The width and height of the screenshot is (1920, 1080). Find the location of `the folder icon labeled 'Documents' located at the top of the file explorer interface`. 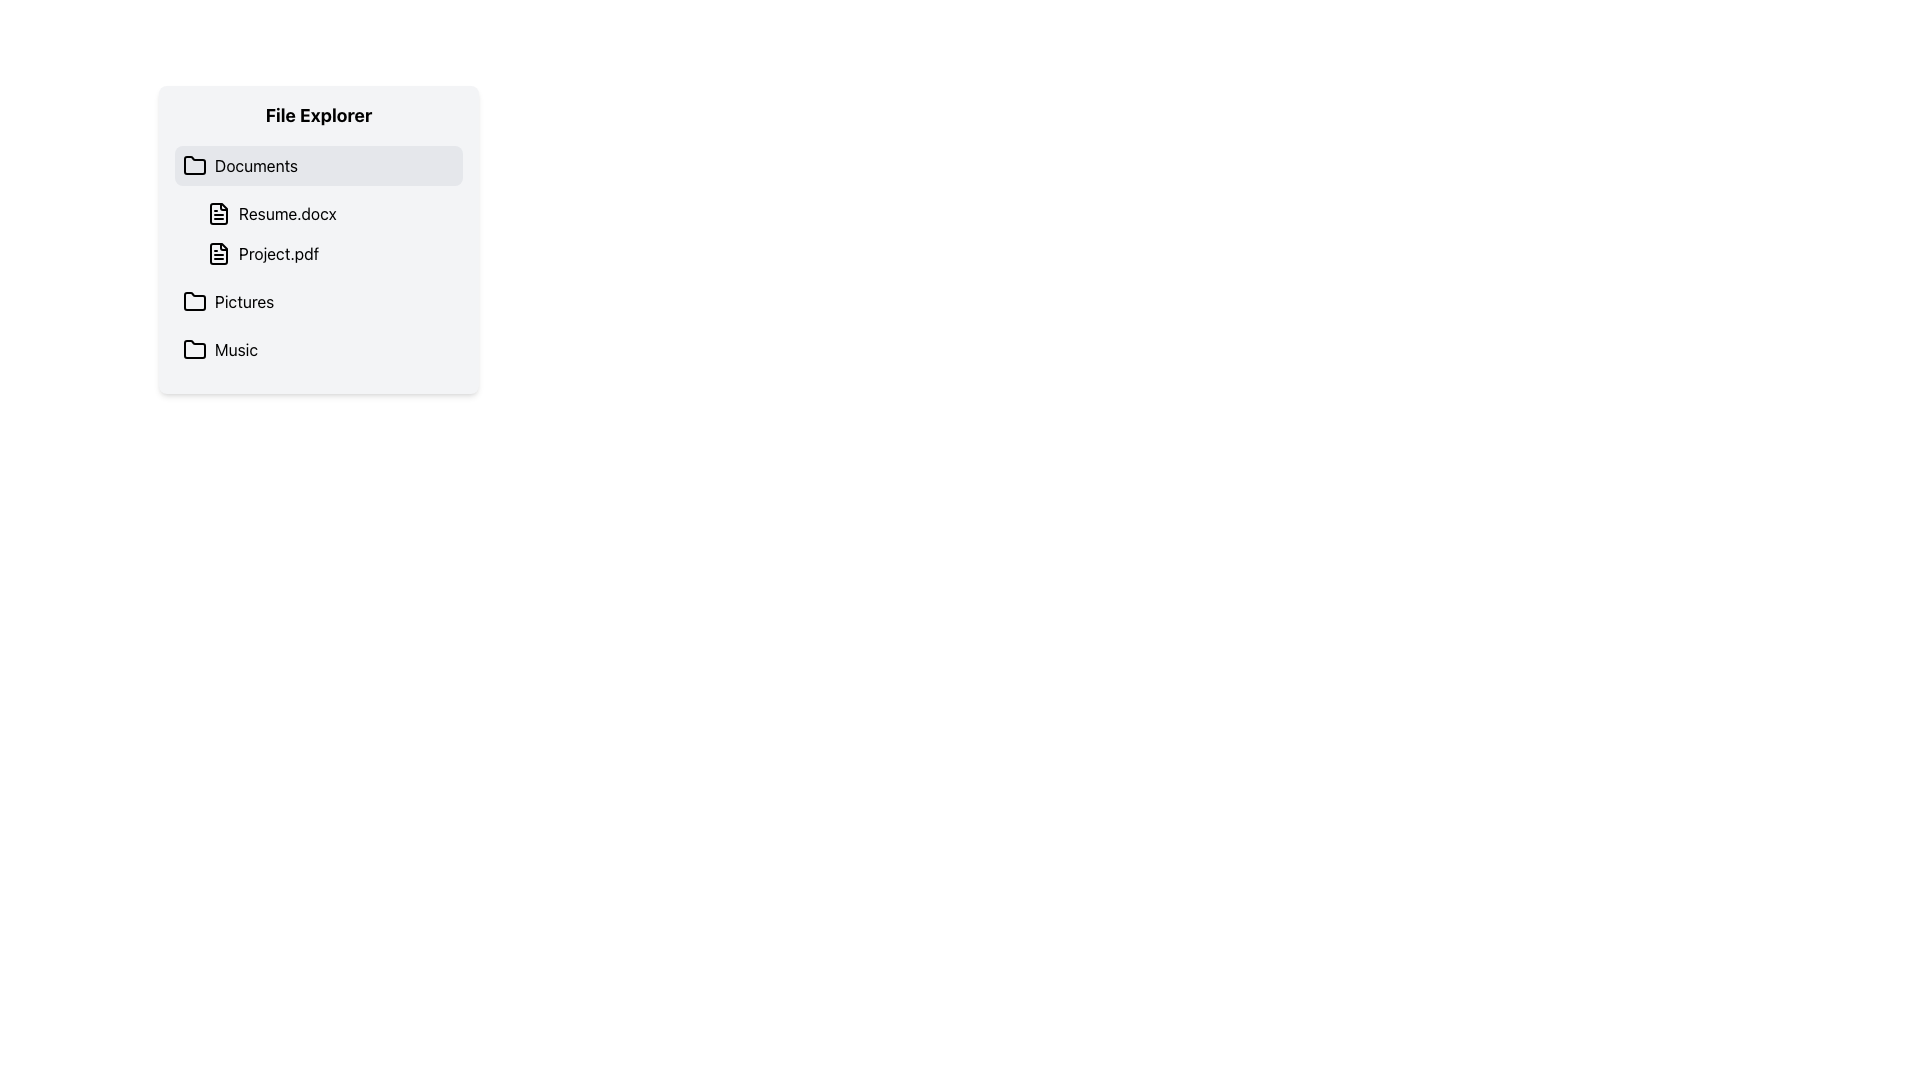

the folder icon labeled 'Documents' located at the top of the file explorer interface is located at coordinates (195, 164).